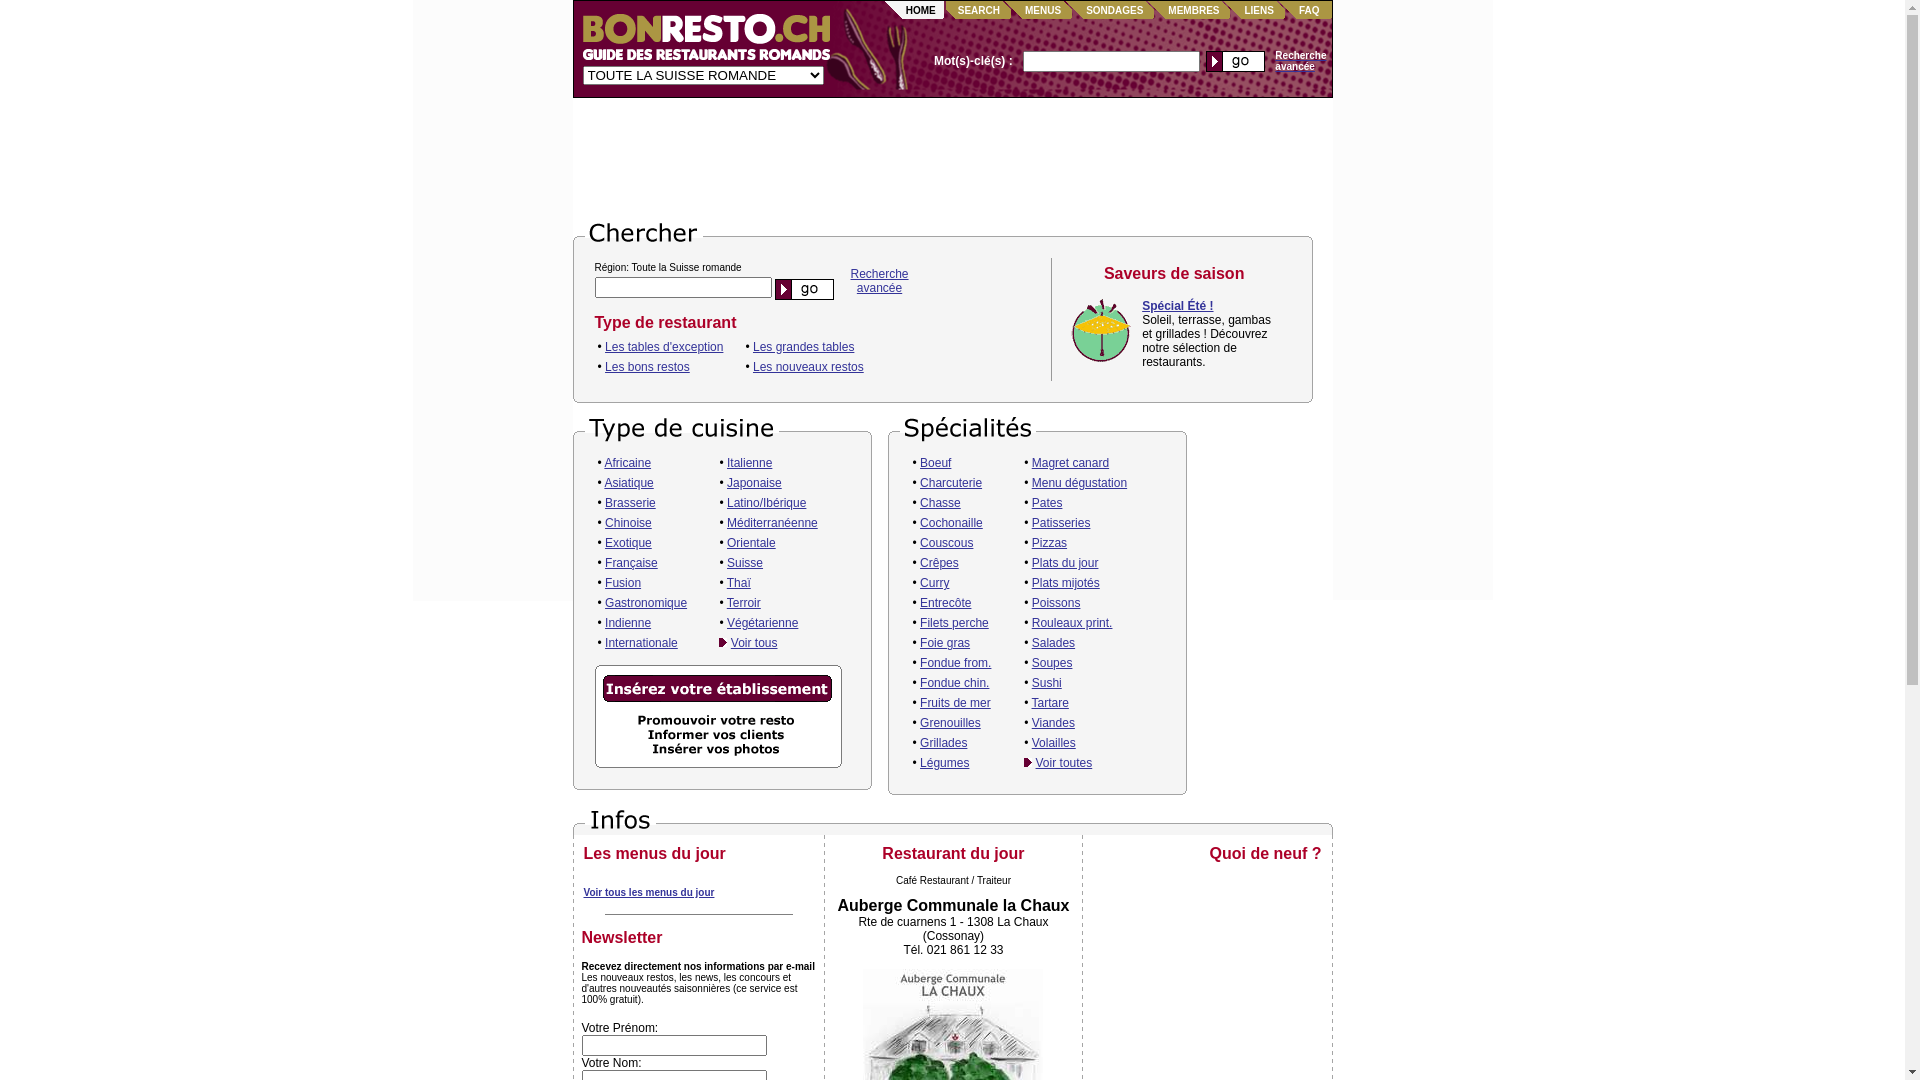 This screenshot has width=1920, height=1080. What do you see at coordinates (803, 346) in the screenshot?
I see `'Les grandes tables'` at bounding box center [803, 346].